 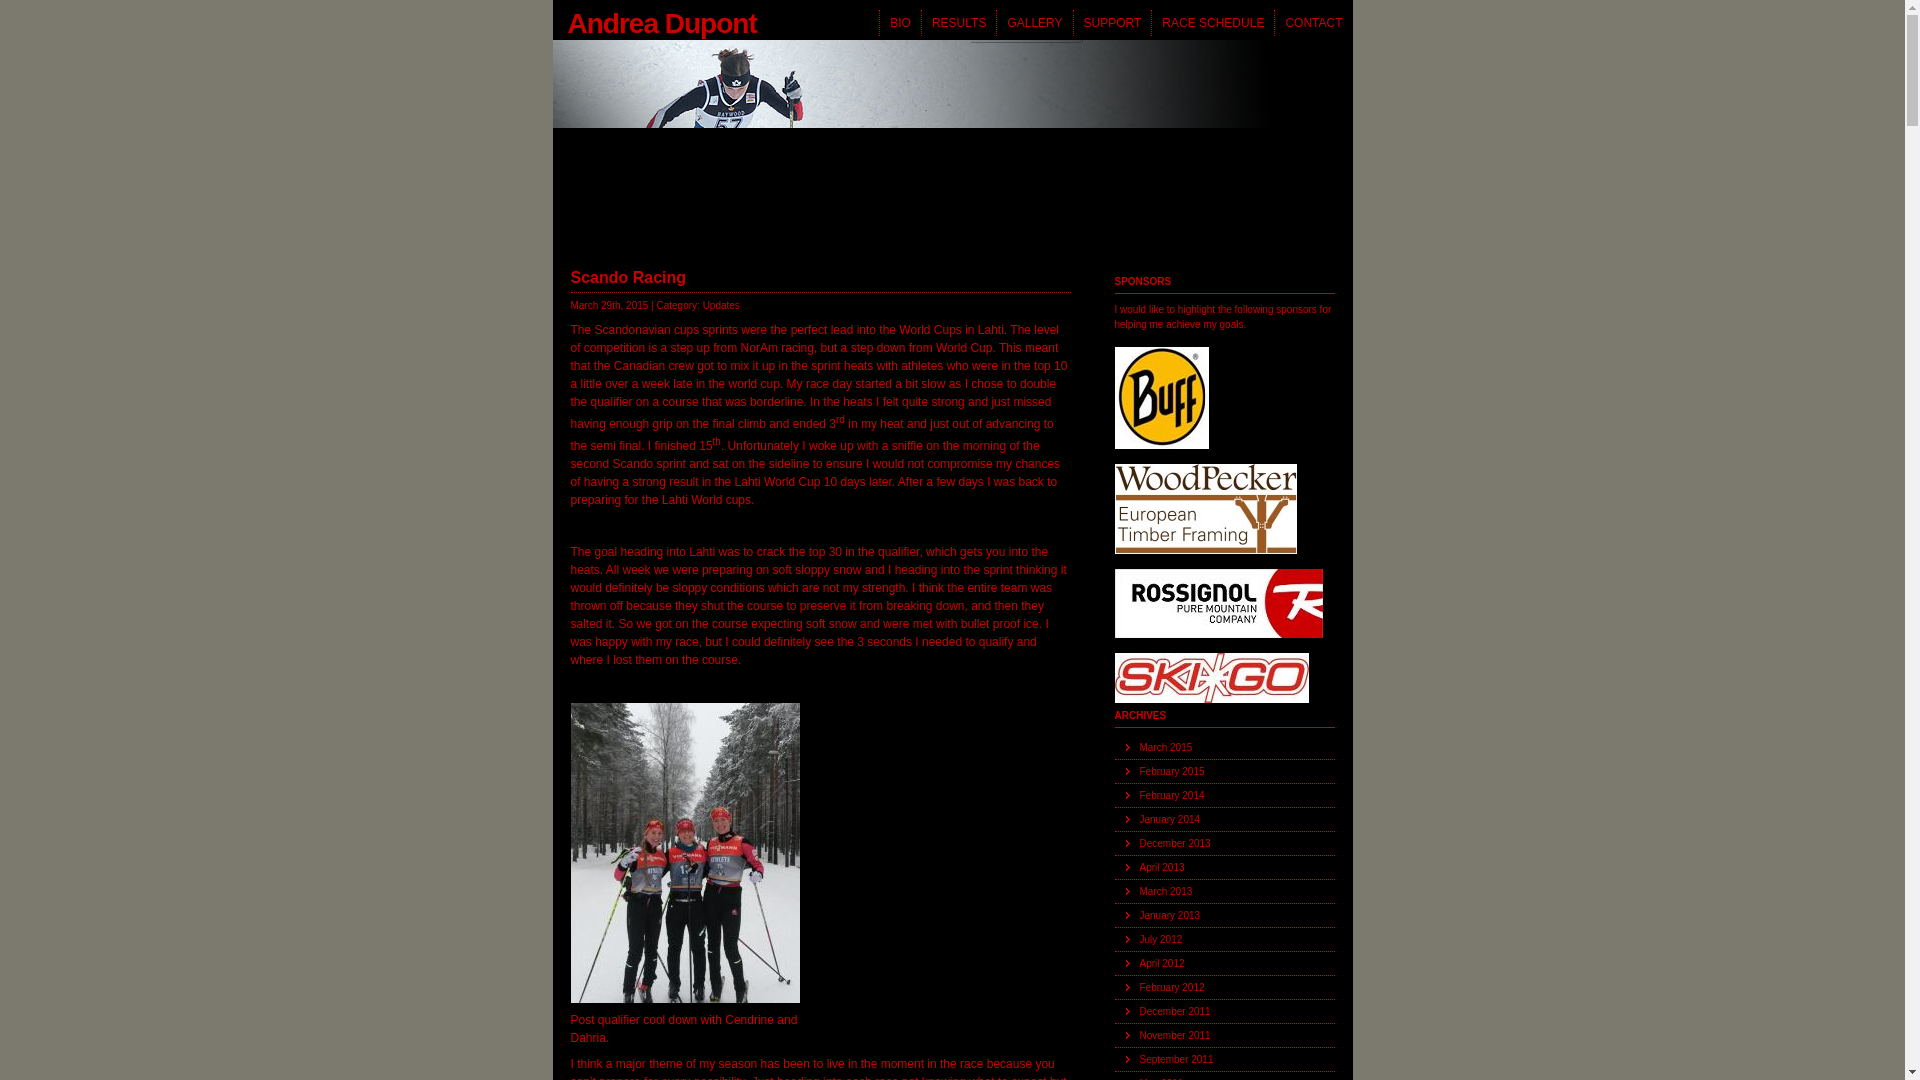 I want to click on 'RACE SCHEDULE', so click(x=1211, y=23).